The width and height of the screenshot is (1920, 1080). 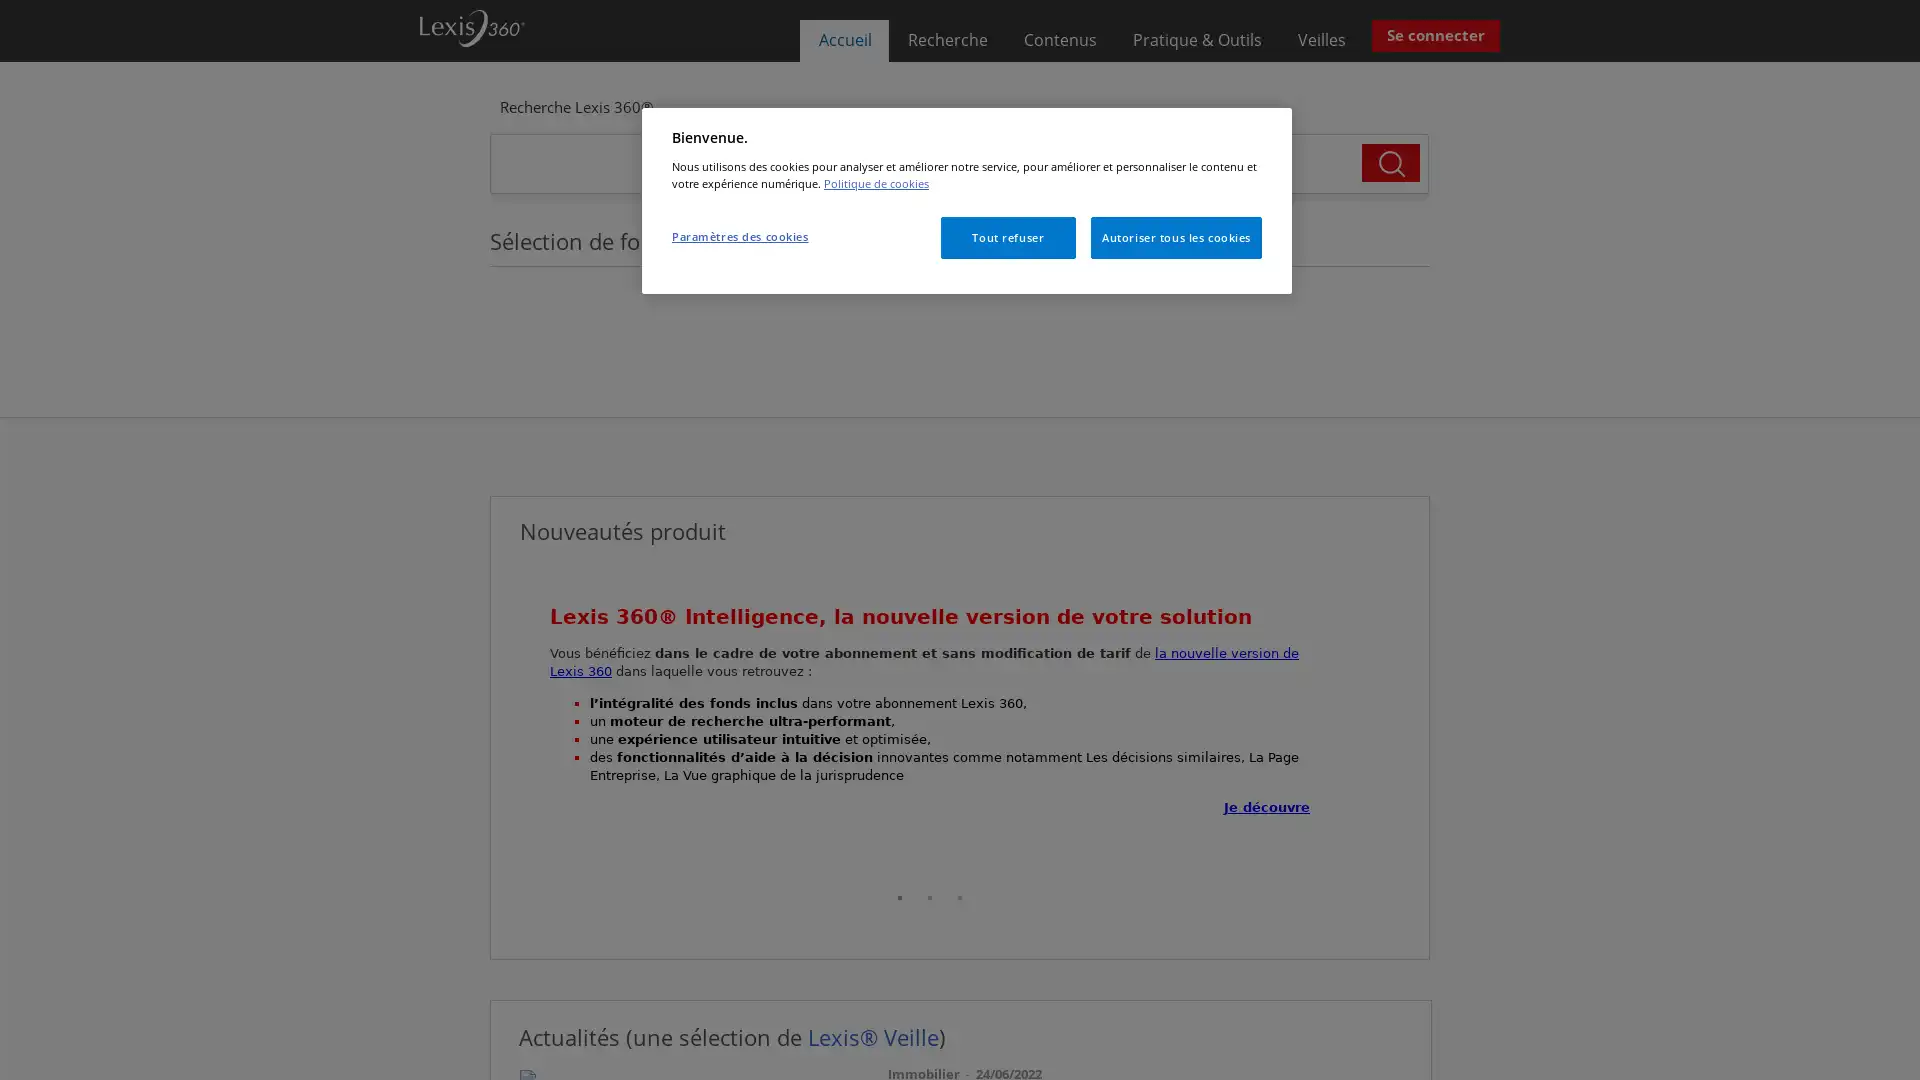 I want to click on Tout refuser, so click(x=1007, y=235).